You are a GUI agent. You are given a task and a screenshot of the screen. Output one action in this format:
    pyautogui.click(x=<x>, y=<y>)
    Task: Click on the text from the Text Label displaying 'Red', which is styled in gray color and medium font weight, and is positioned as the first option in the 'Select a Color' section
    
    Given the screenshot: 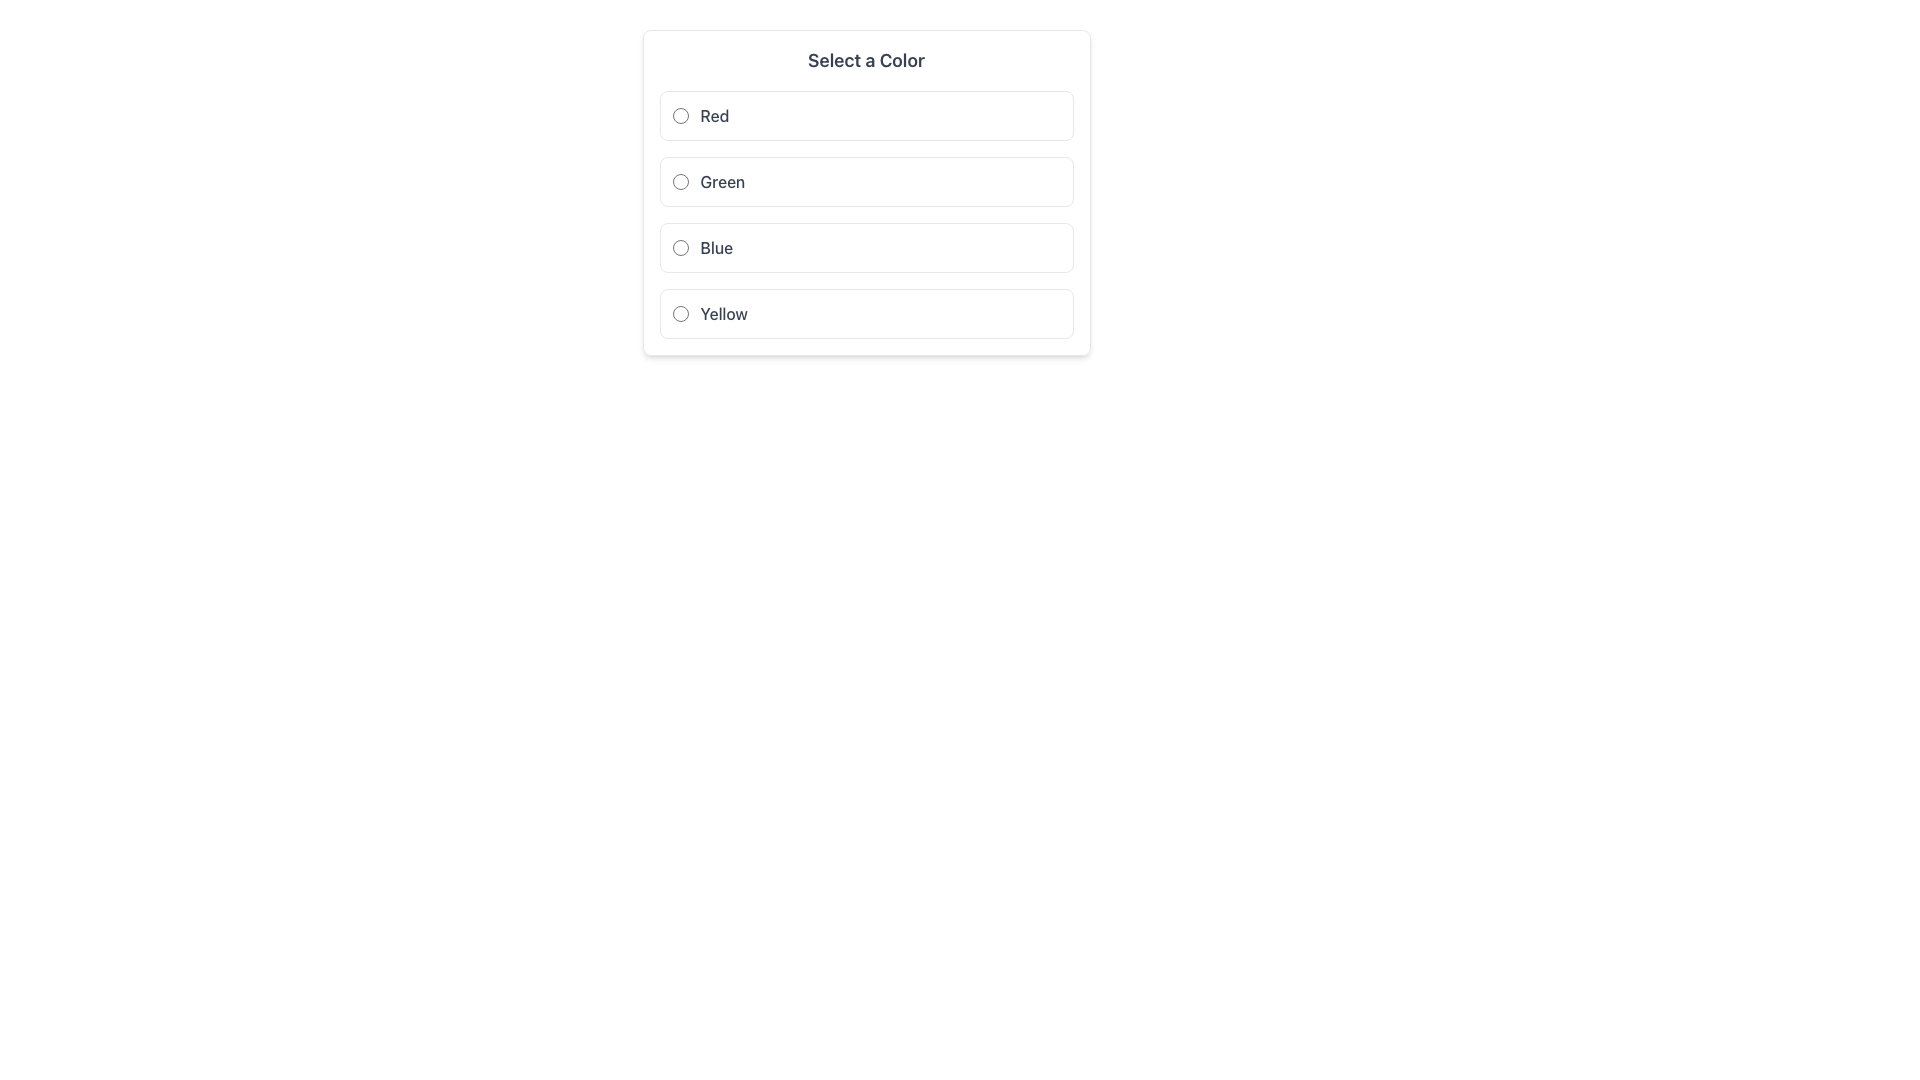 What is the action you would take?
    pyautogui.click(x=714, y=115)
    